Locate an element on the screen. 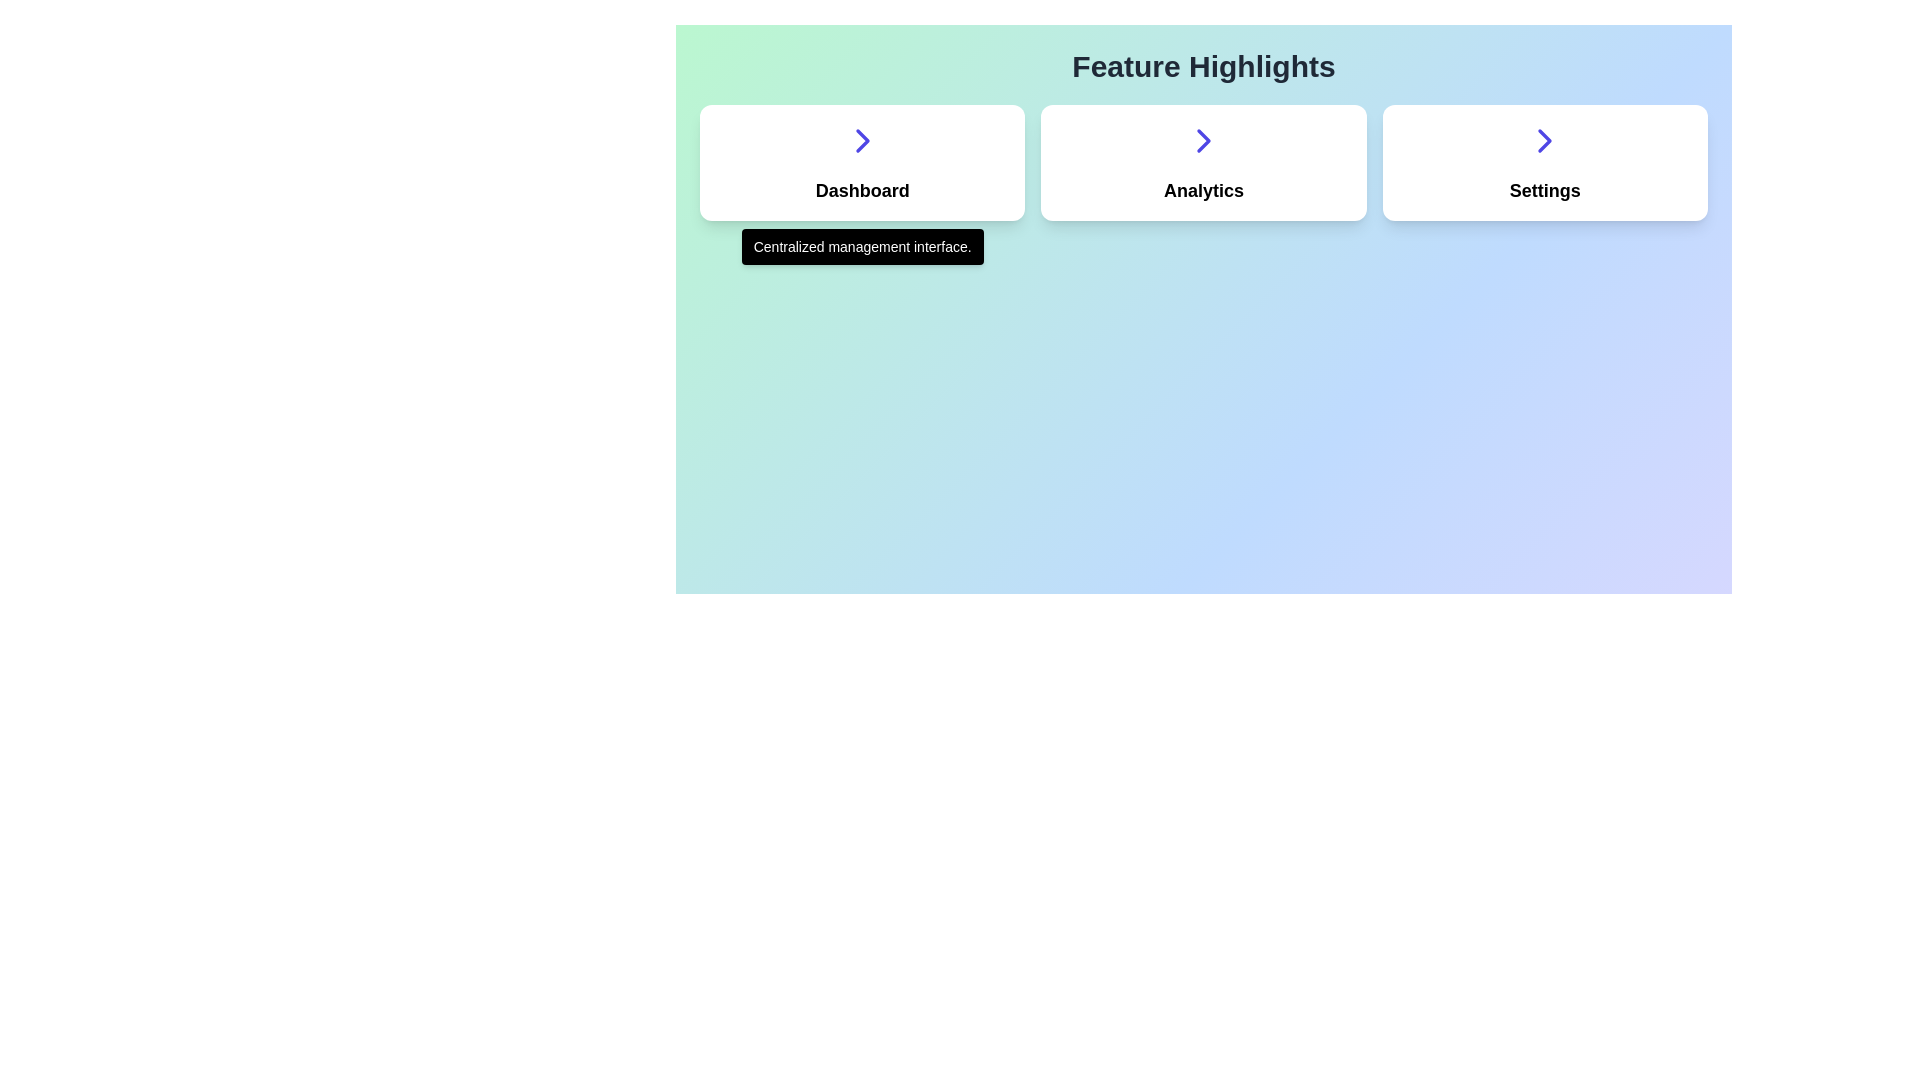 Image resolution: width=1920 pixels, height=1080 pixels. the right-pointing indigo arrow icon located at the center-top of the 'Analytics' card is located at coordinates (1203, 140).